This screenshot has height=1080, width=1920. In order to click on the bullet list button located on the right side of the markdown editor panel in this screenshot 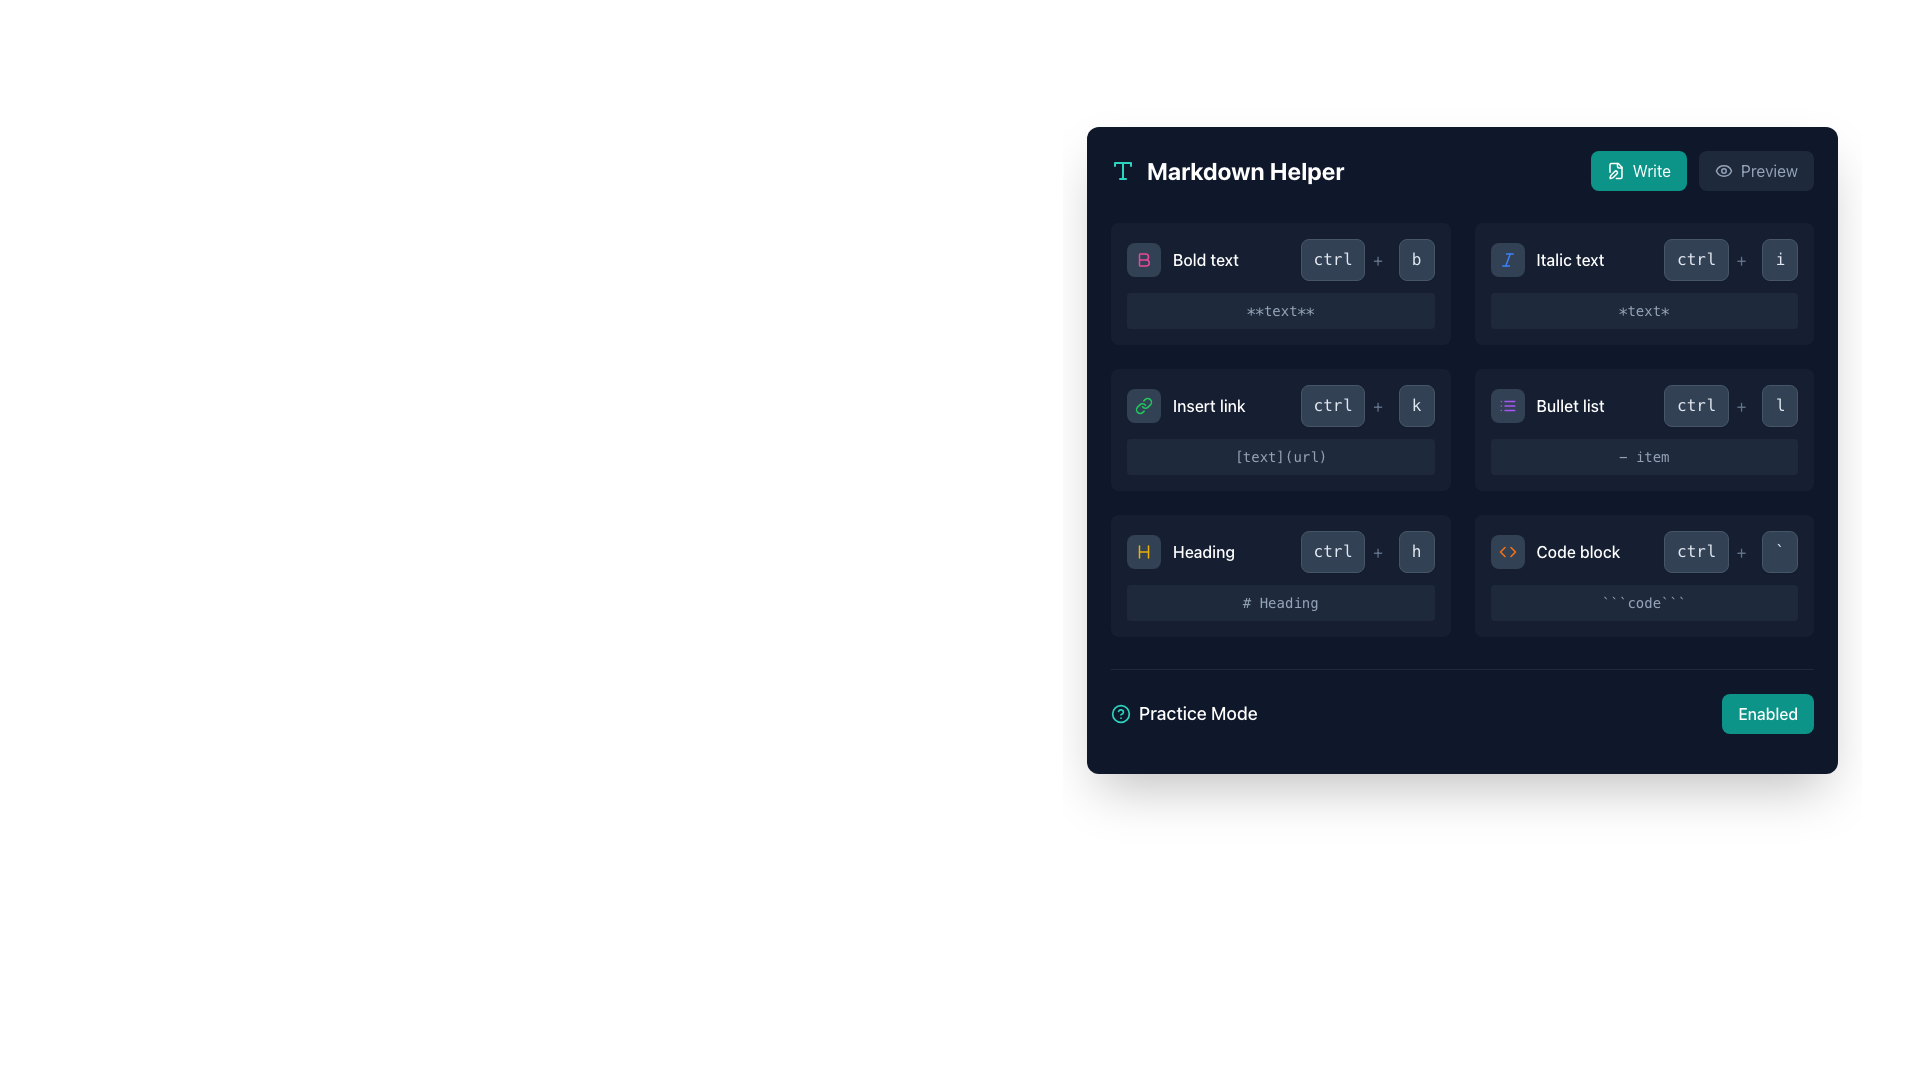, I will do `click(1507, 405)`.